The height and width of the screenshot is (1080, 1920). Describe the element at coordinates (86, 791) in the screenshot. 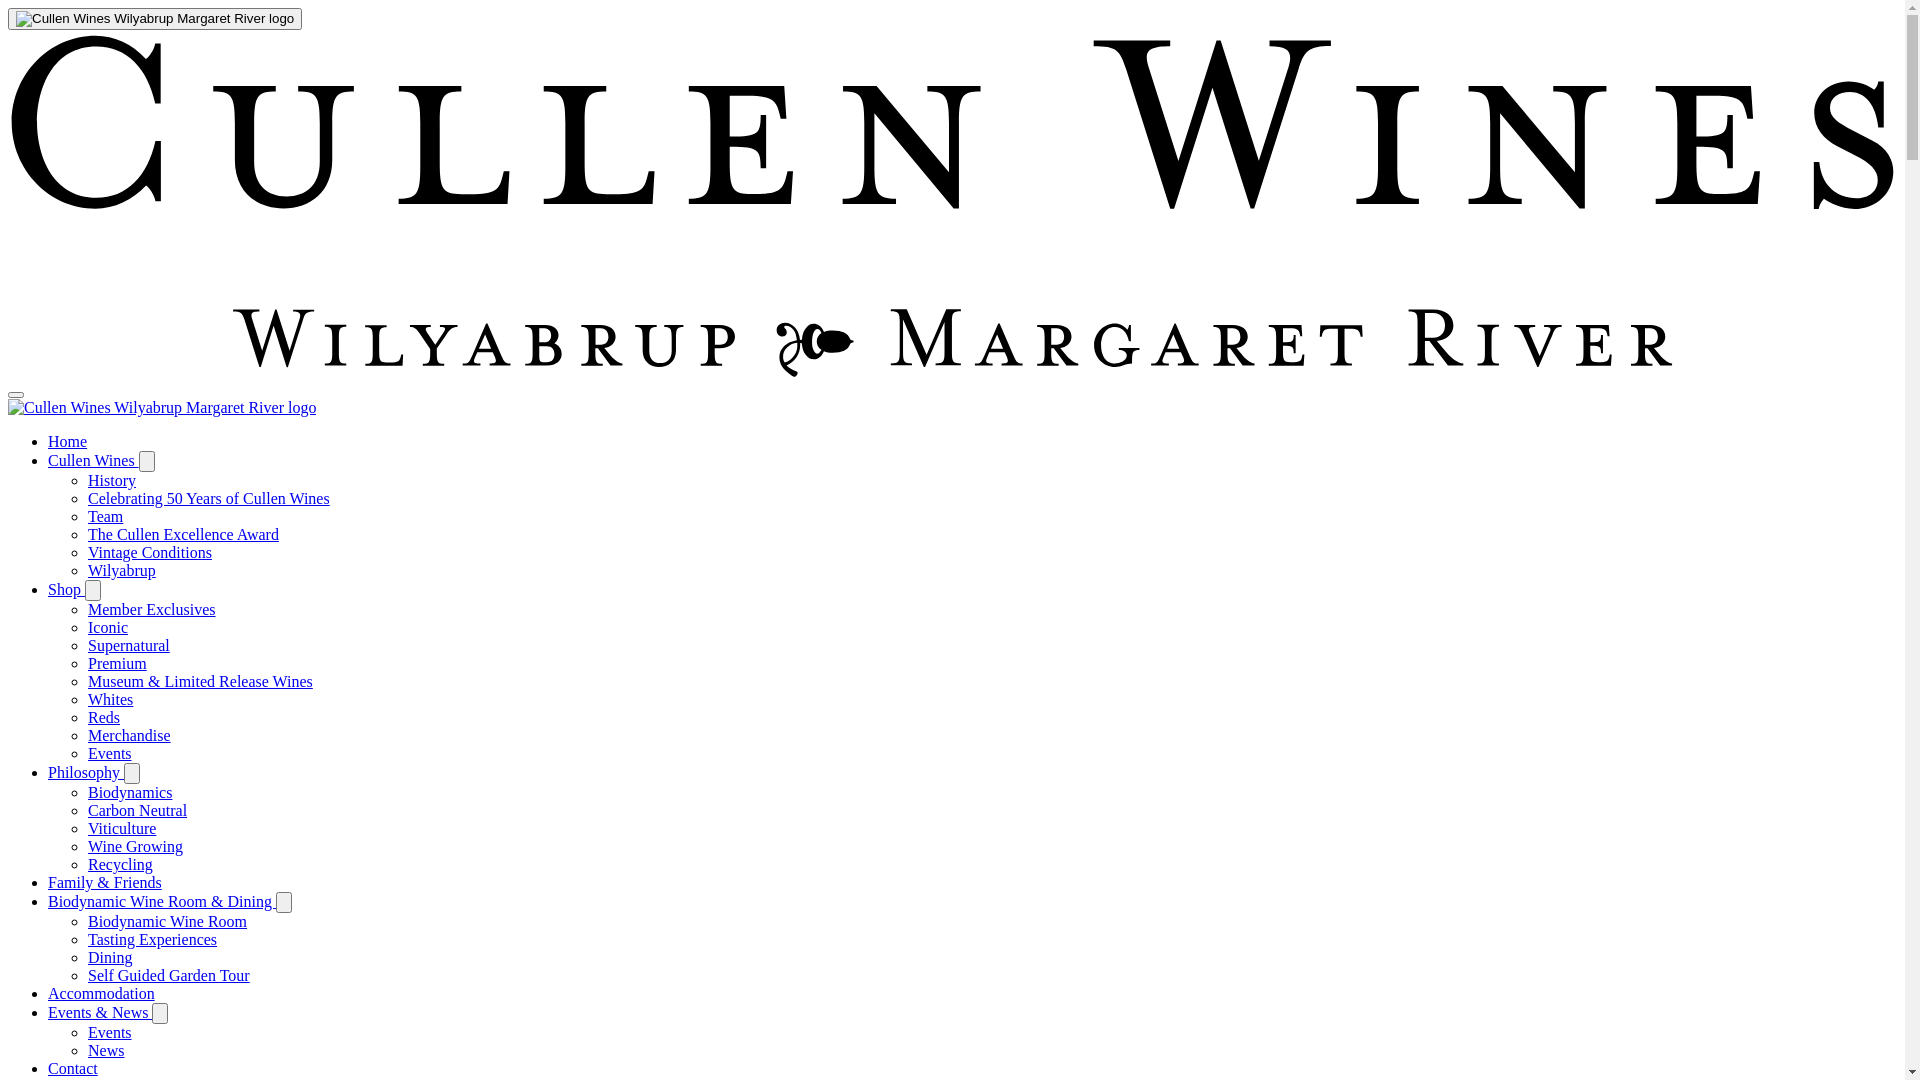

I see `'Biodynamics'` at that location.